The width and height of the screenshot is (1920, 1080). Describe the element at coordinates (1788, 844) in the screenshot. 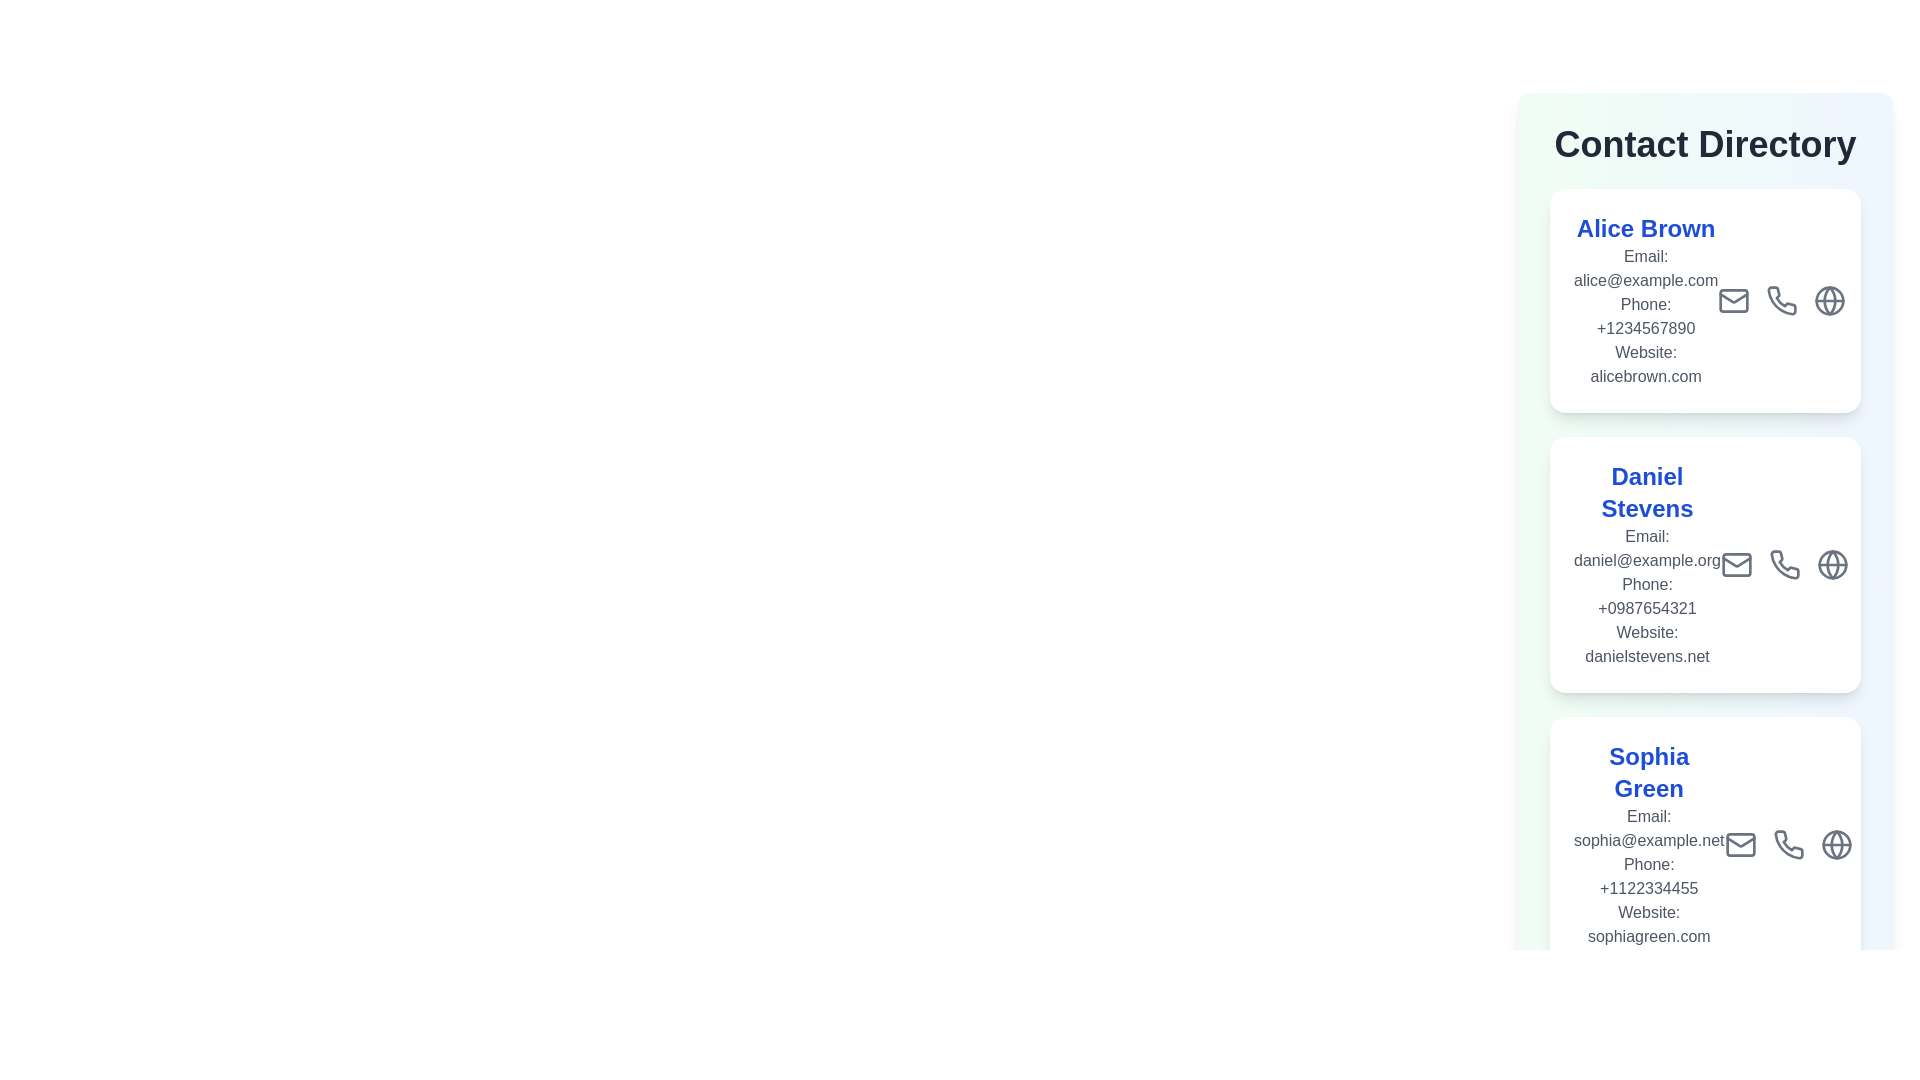

I see `the phone icon for the contact Sophia Green` at that location.